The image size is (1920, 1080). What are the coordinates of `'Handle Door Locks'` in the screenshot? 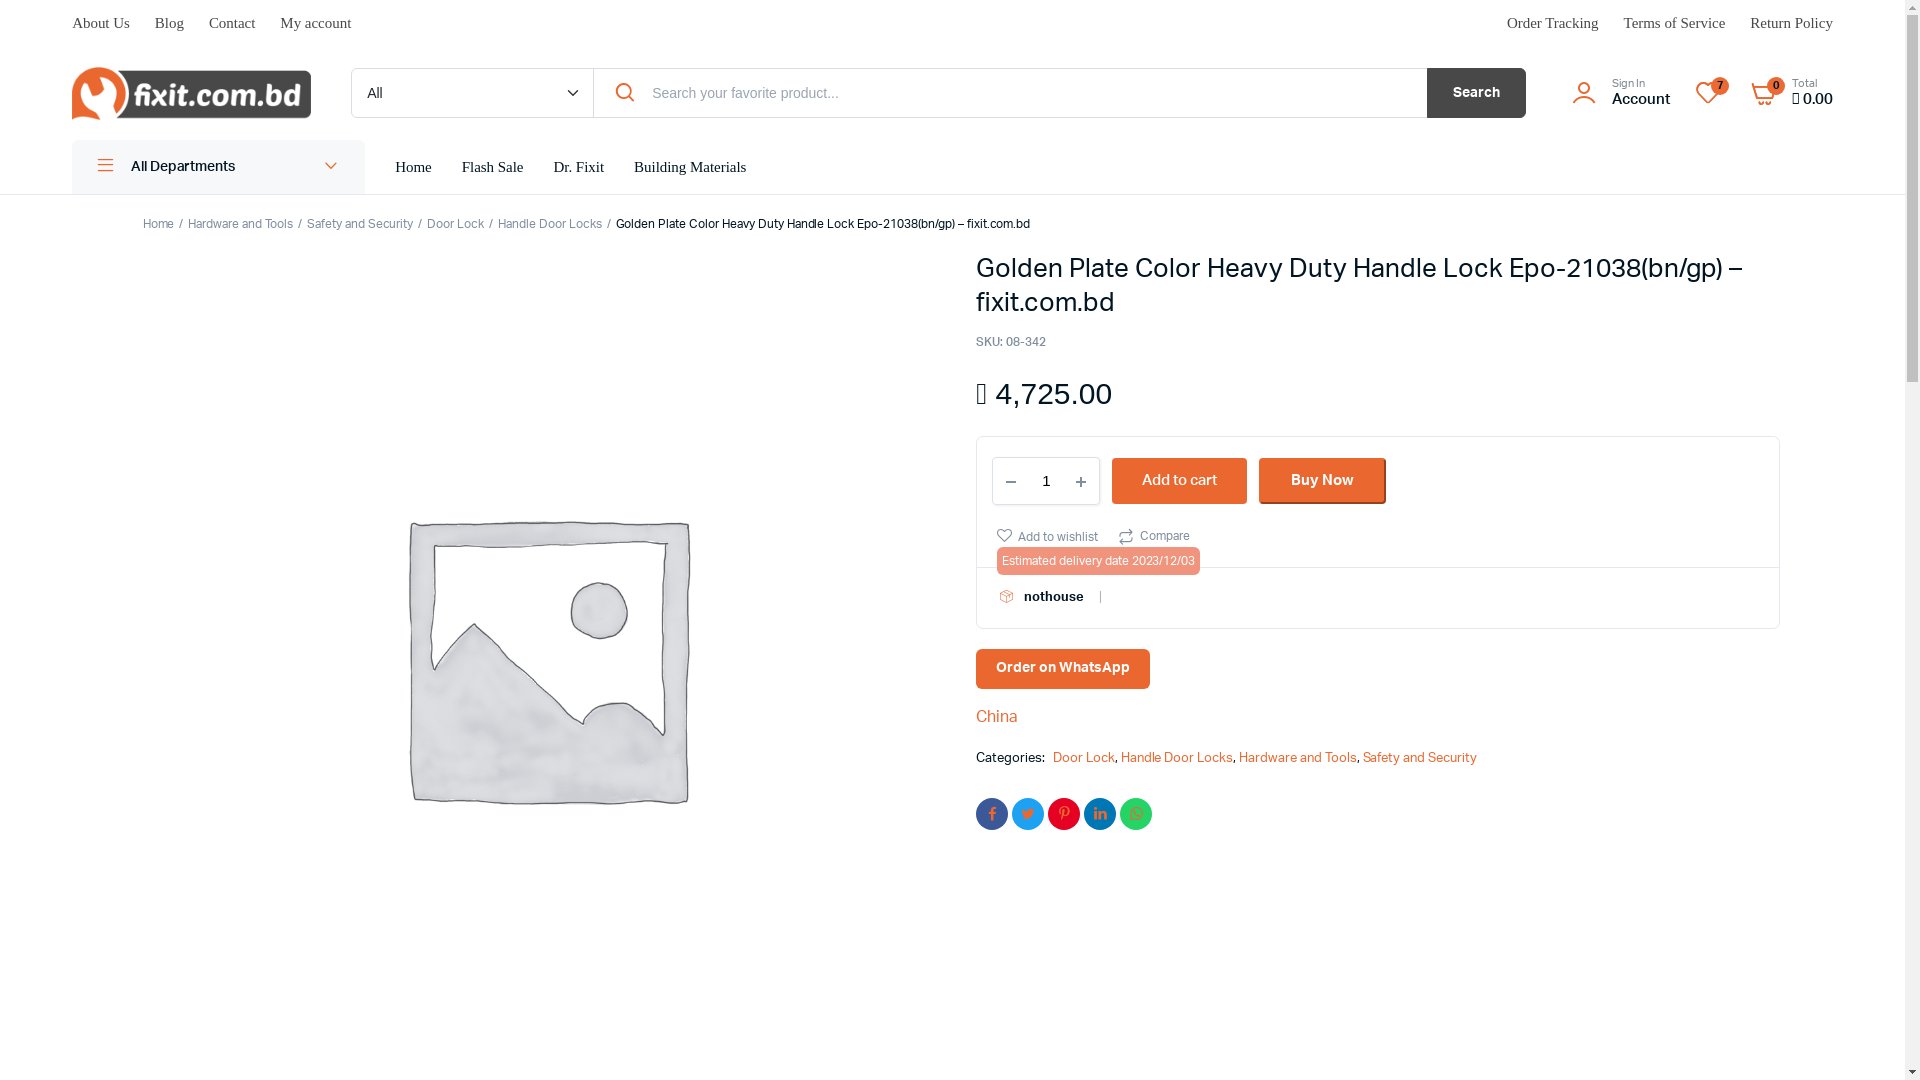 It's located at (1177, 758).